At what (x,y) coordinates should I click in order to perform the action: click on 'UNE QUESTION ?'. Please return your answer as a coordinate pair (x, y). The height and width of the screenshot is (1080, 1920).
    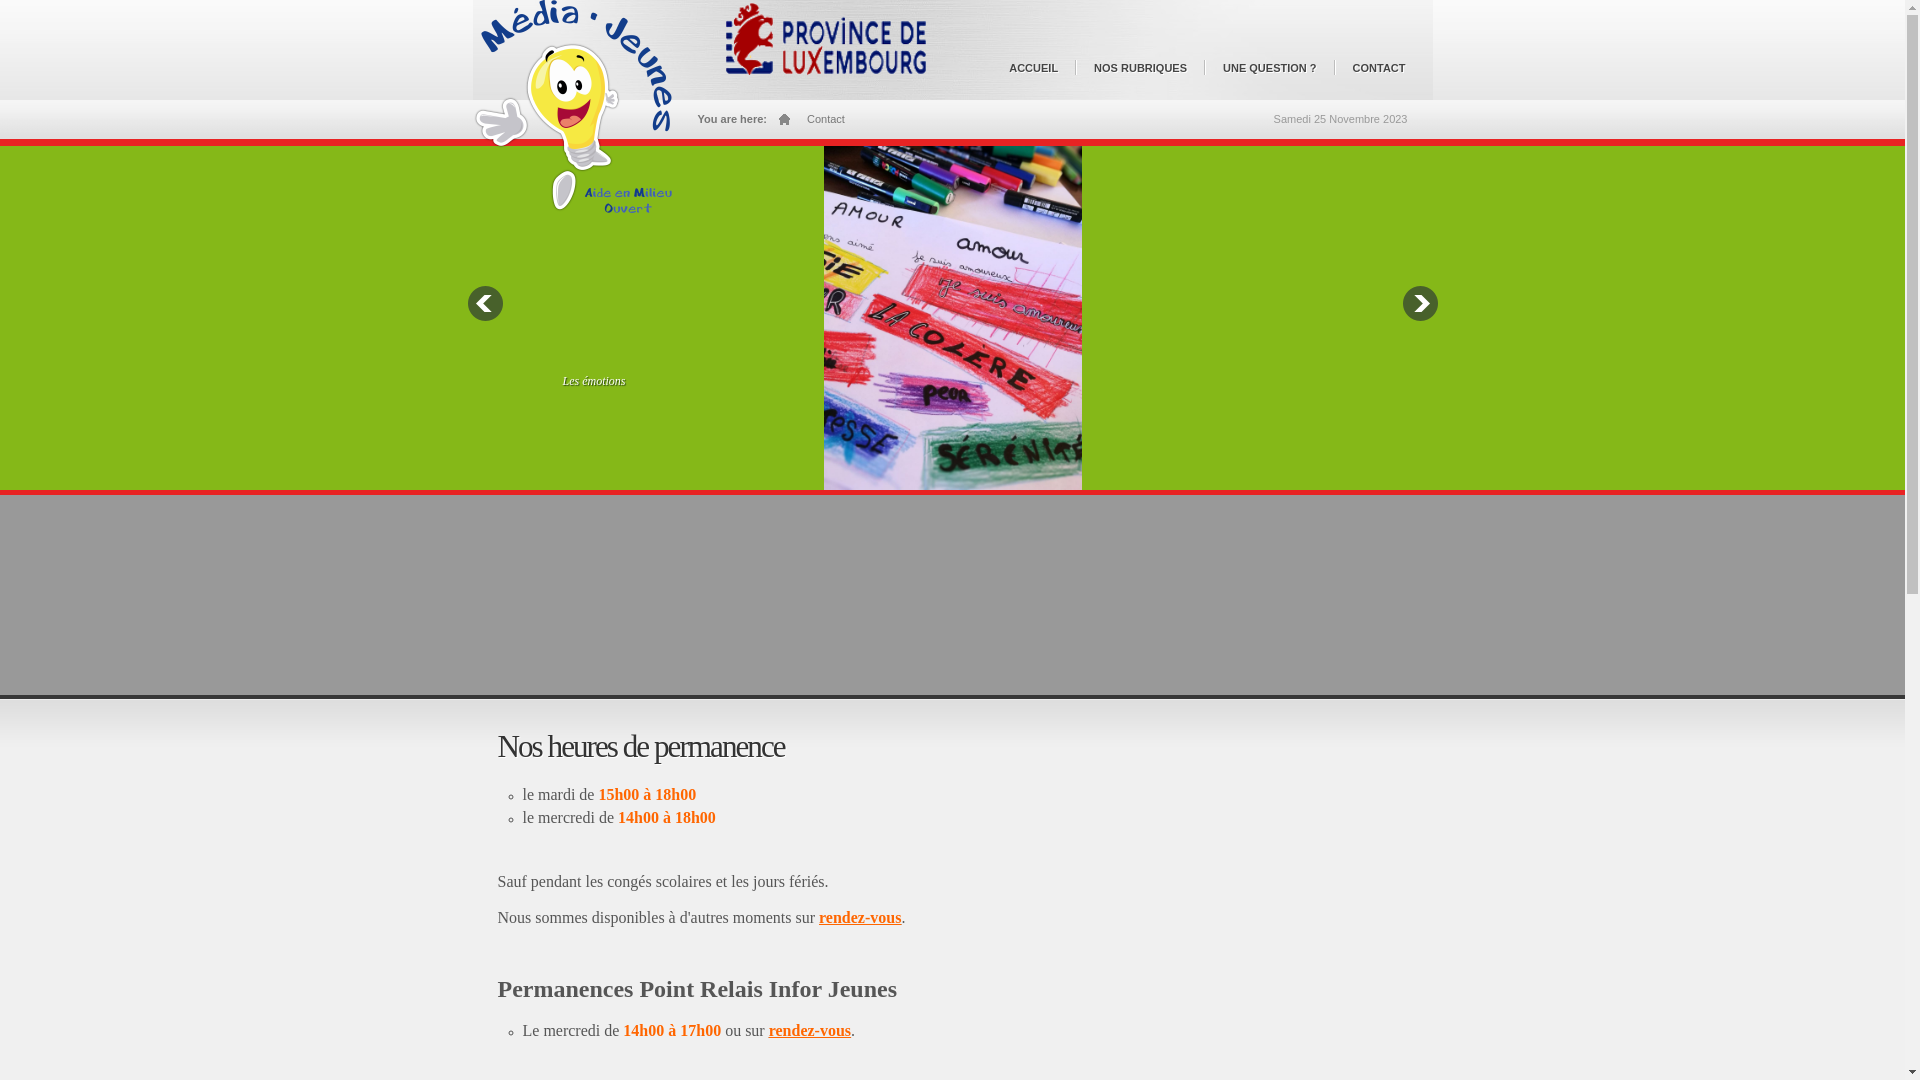
    Looking at the image, I should click on (1274, 76).